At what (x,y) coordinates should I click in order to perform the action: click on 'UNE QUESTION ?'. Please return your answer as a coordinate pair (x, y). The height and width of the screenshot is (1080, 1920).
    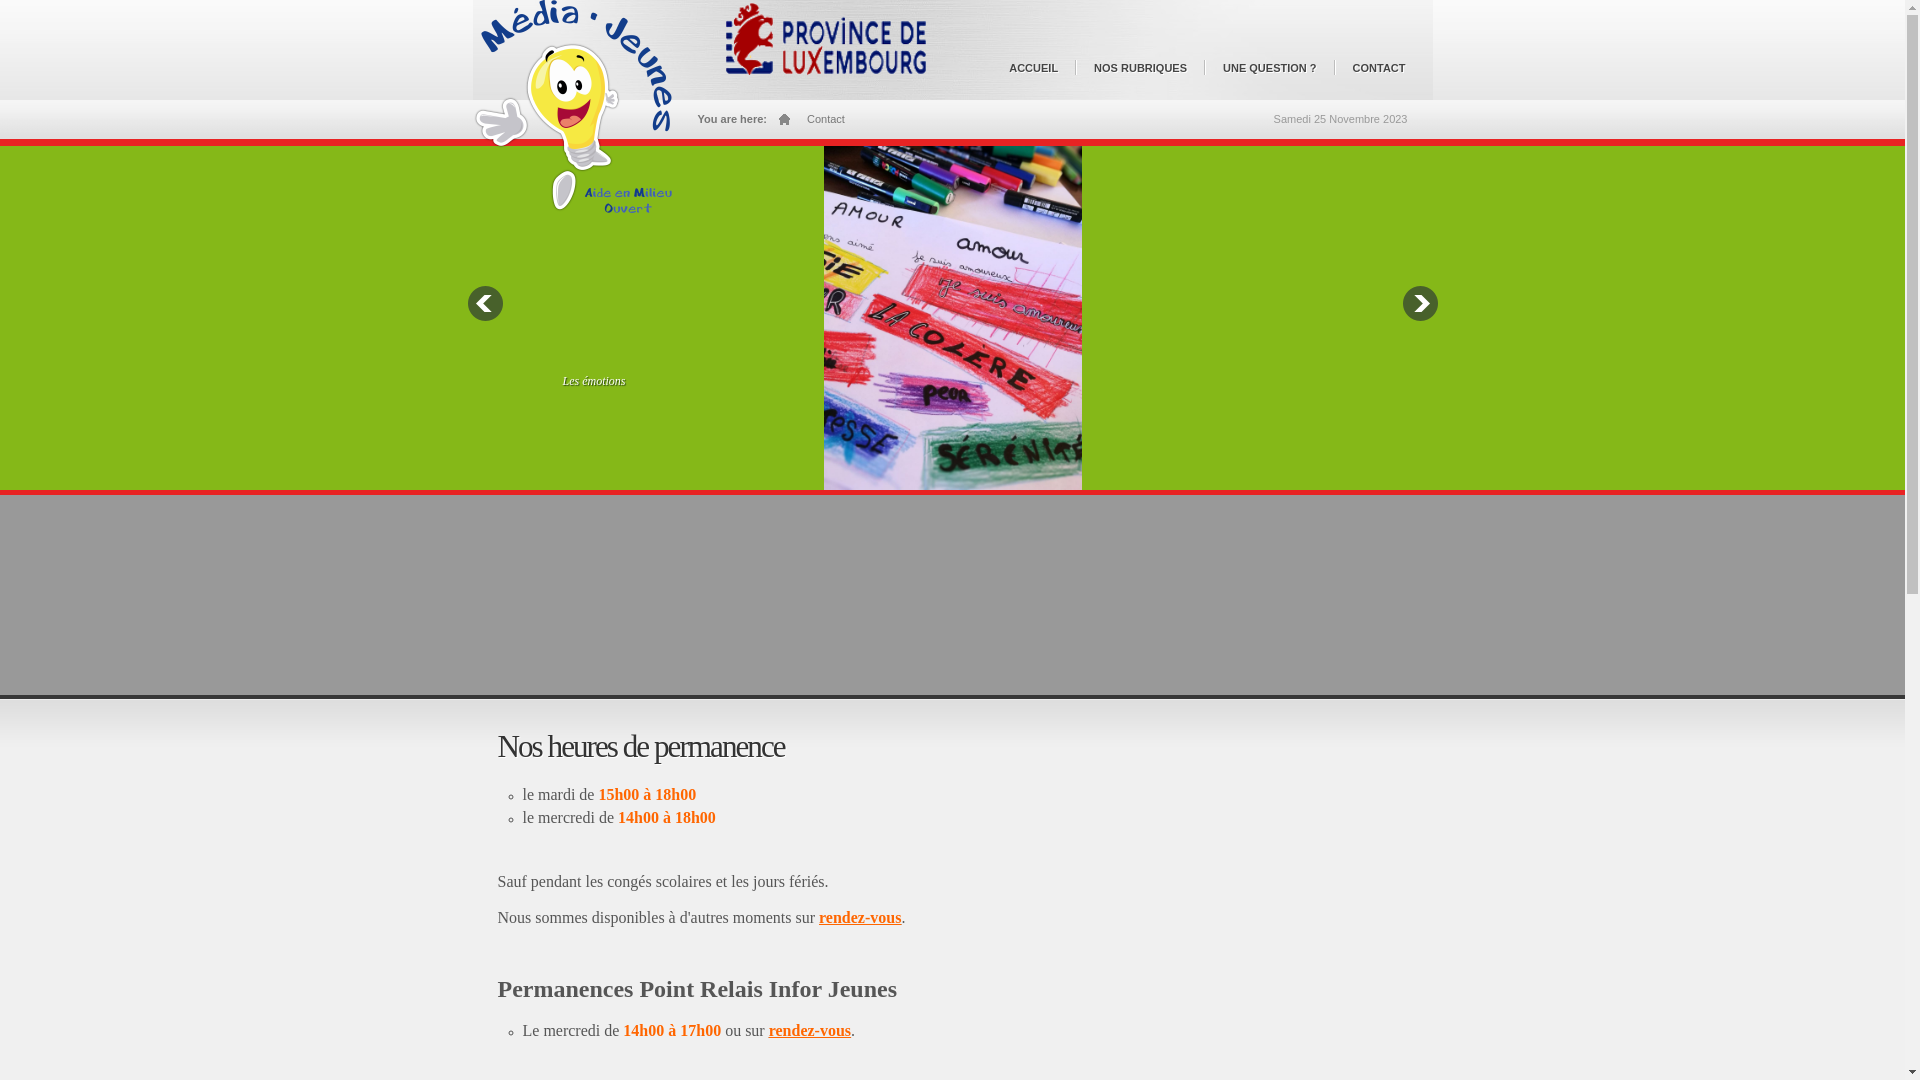
    Looking at the image, I should click on (1274, 76).